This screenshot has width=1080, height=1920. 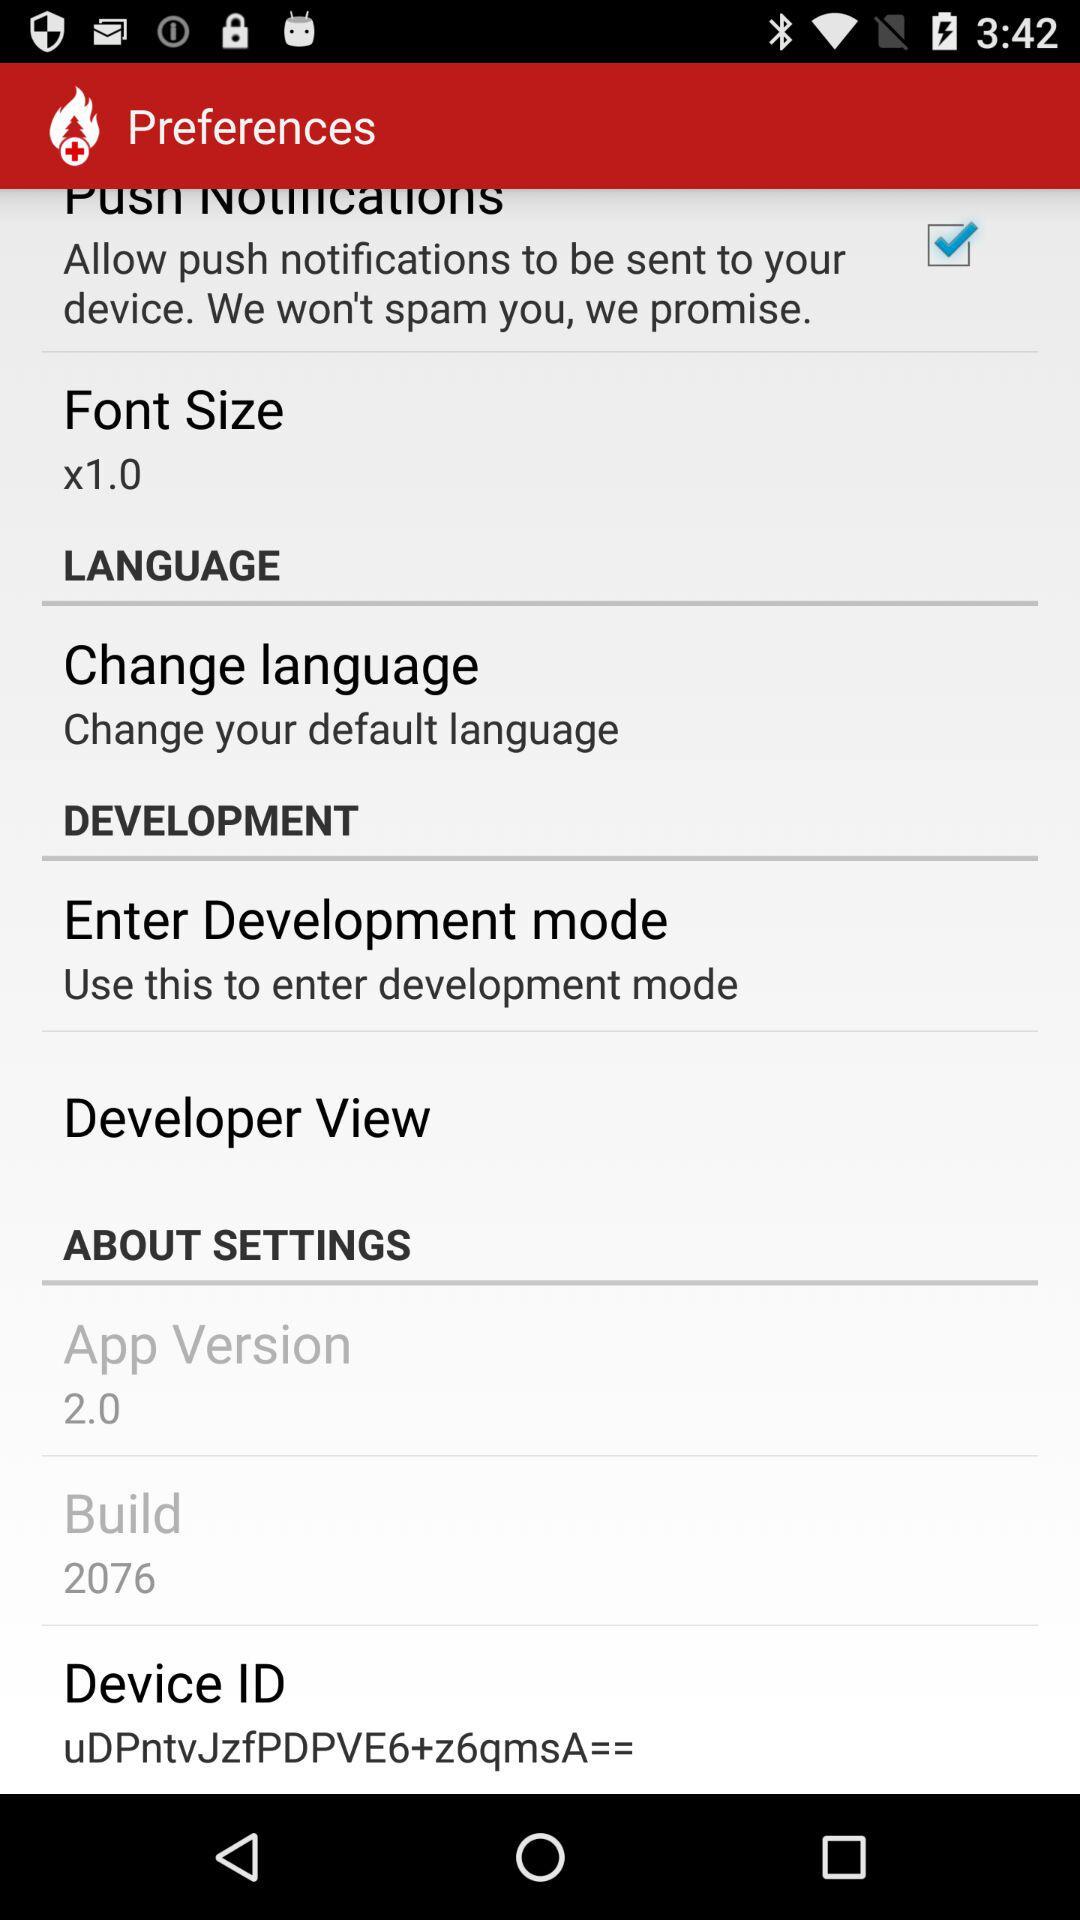 I want to click on the app above the language, so click(x=947, y=244).